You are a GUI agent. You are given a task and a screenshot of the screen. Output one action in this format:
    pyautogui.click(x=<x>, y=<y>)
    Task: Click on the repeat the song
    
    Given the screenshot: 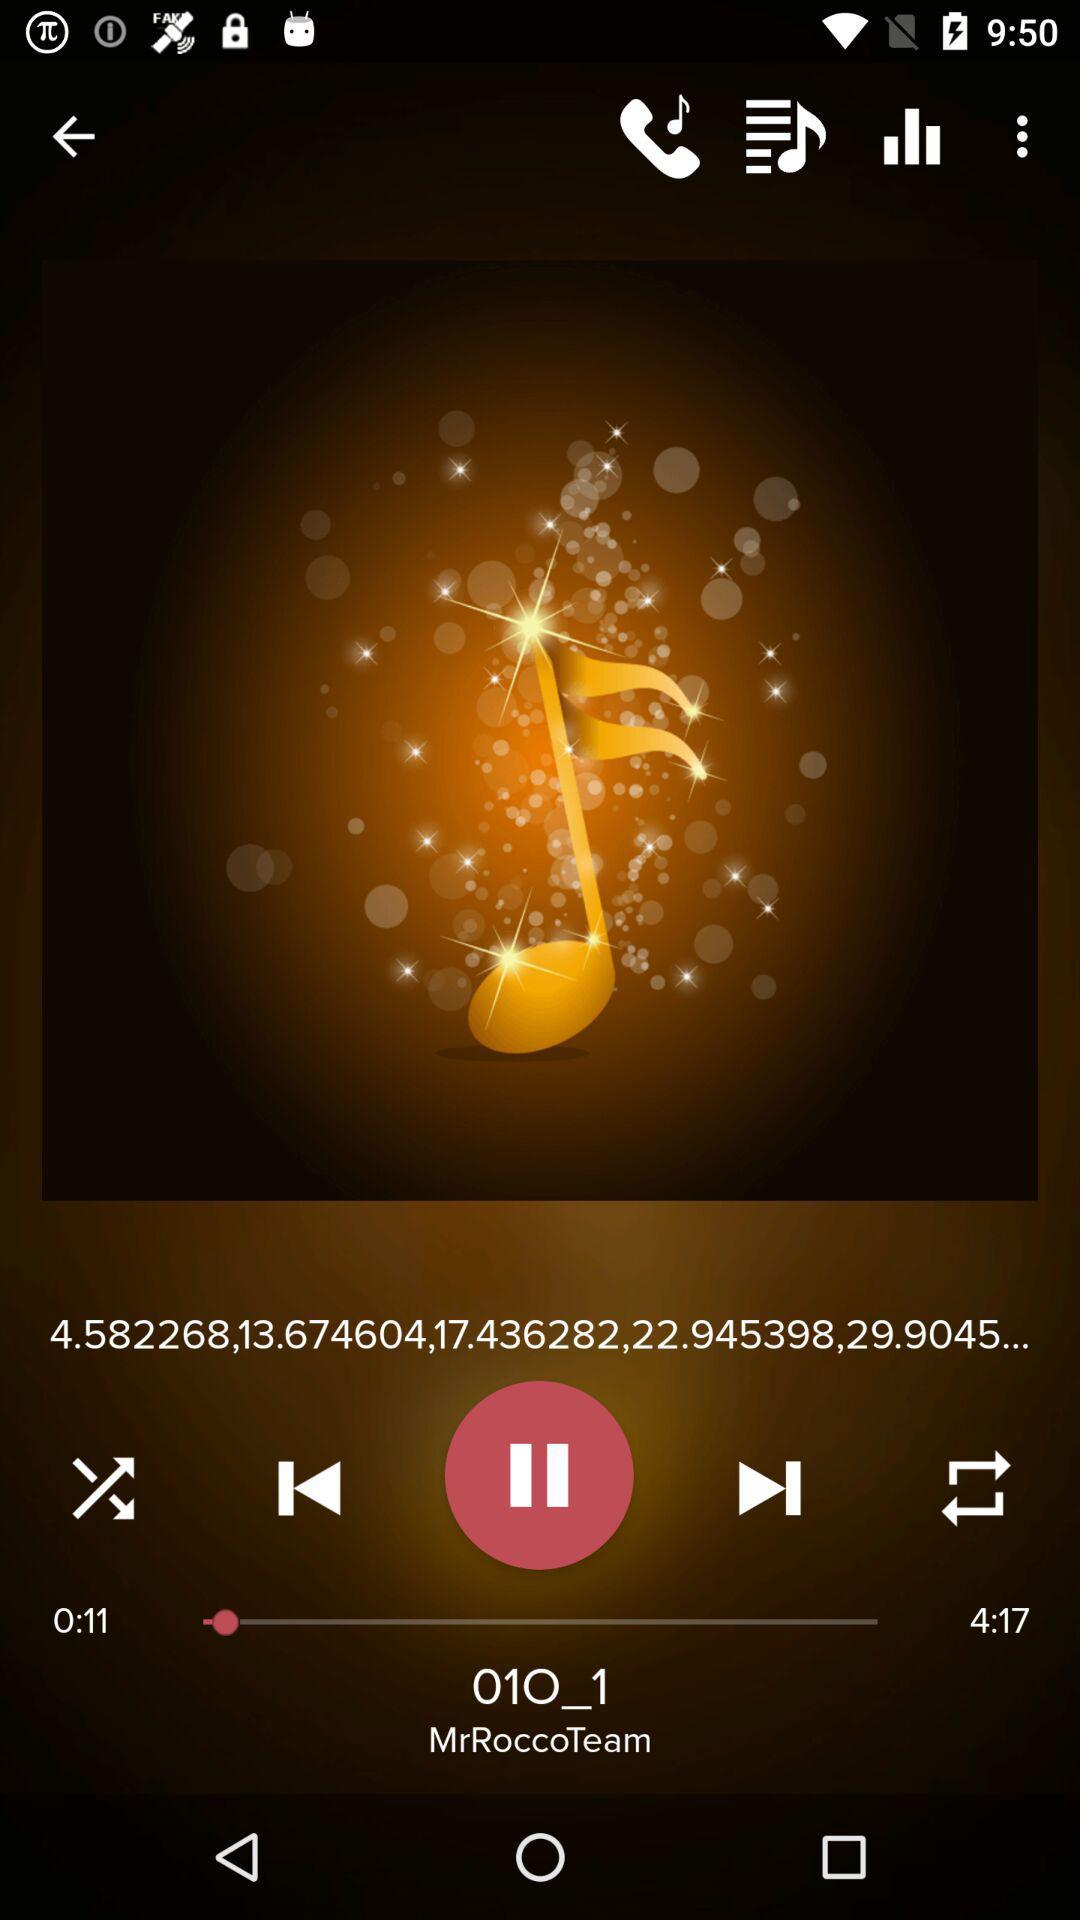 What is the action you would take?
    pyautogui.click(x=975, y=1488)
    